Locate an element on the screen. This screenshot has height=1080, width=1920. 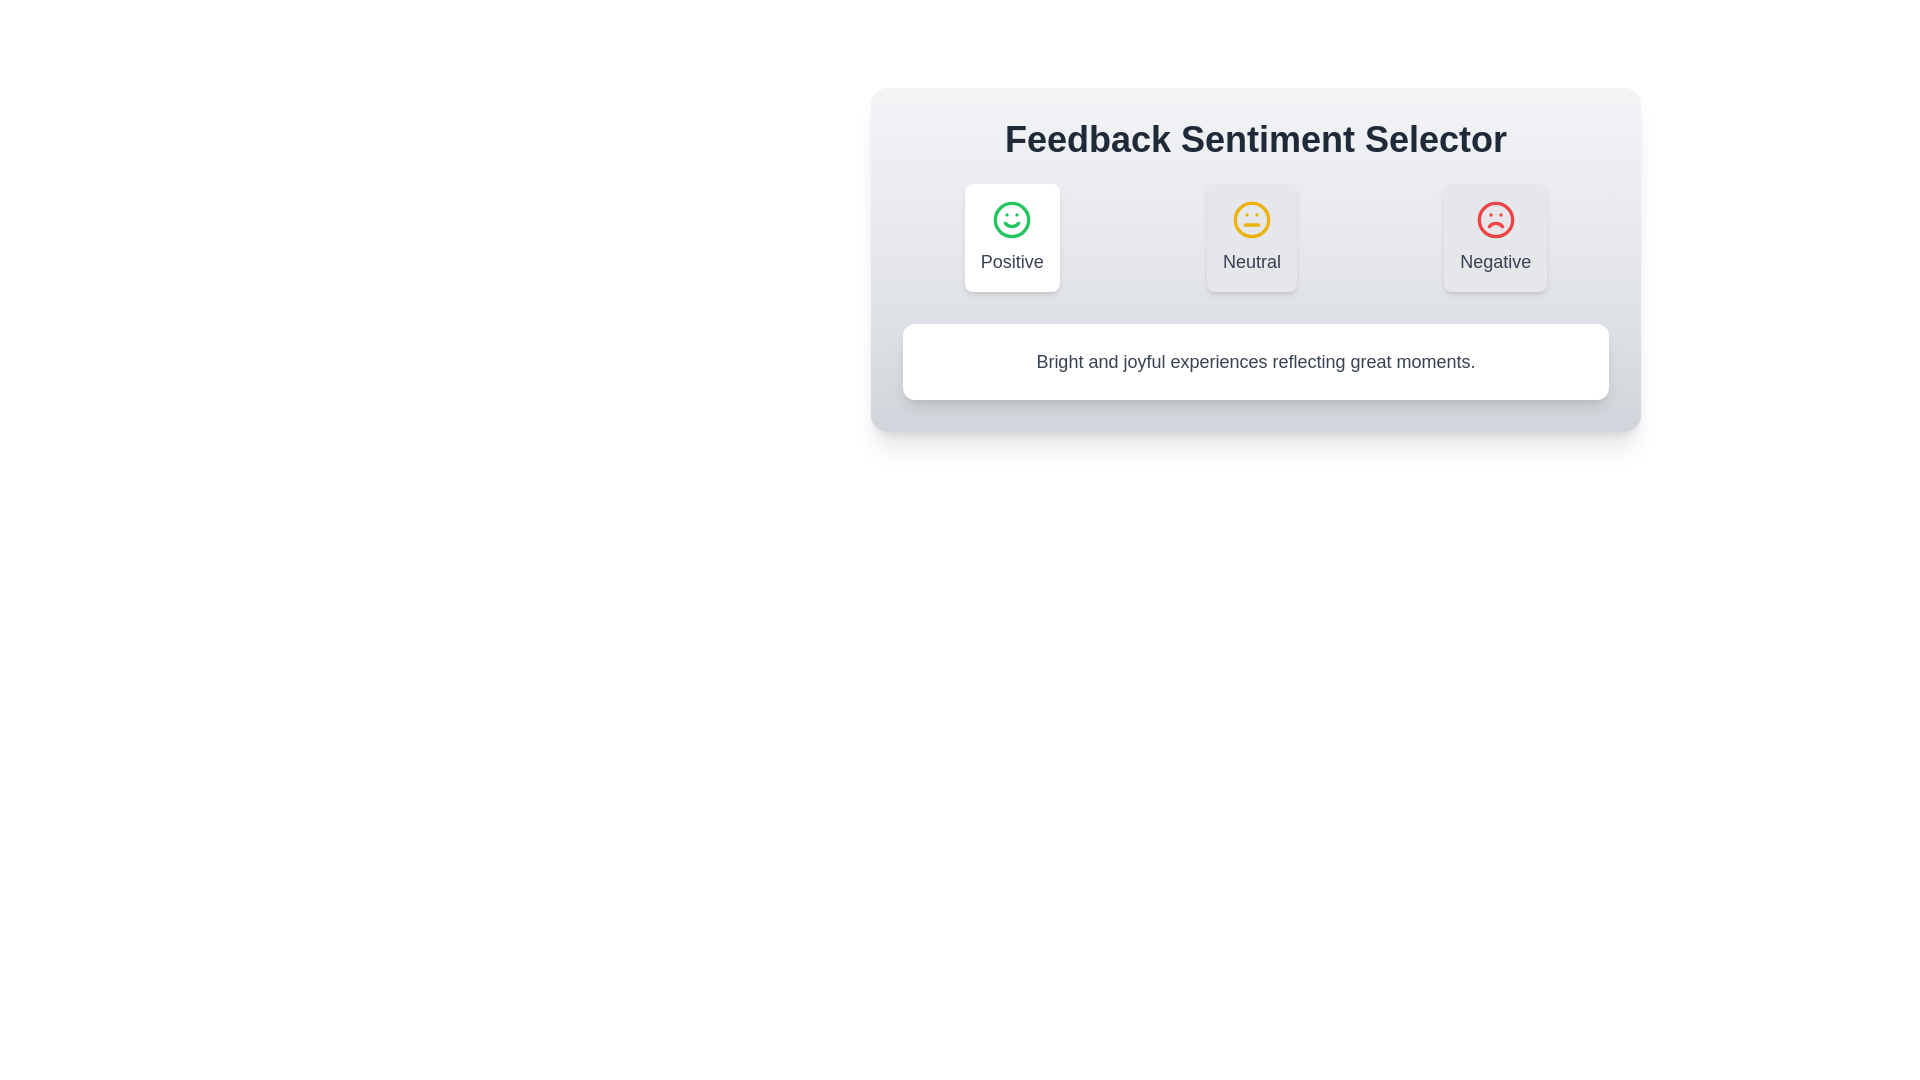
the Neutral tab is located at coordinates (1251, 237).